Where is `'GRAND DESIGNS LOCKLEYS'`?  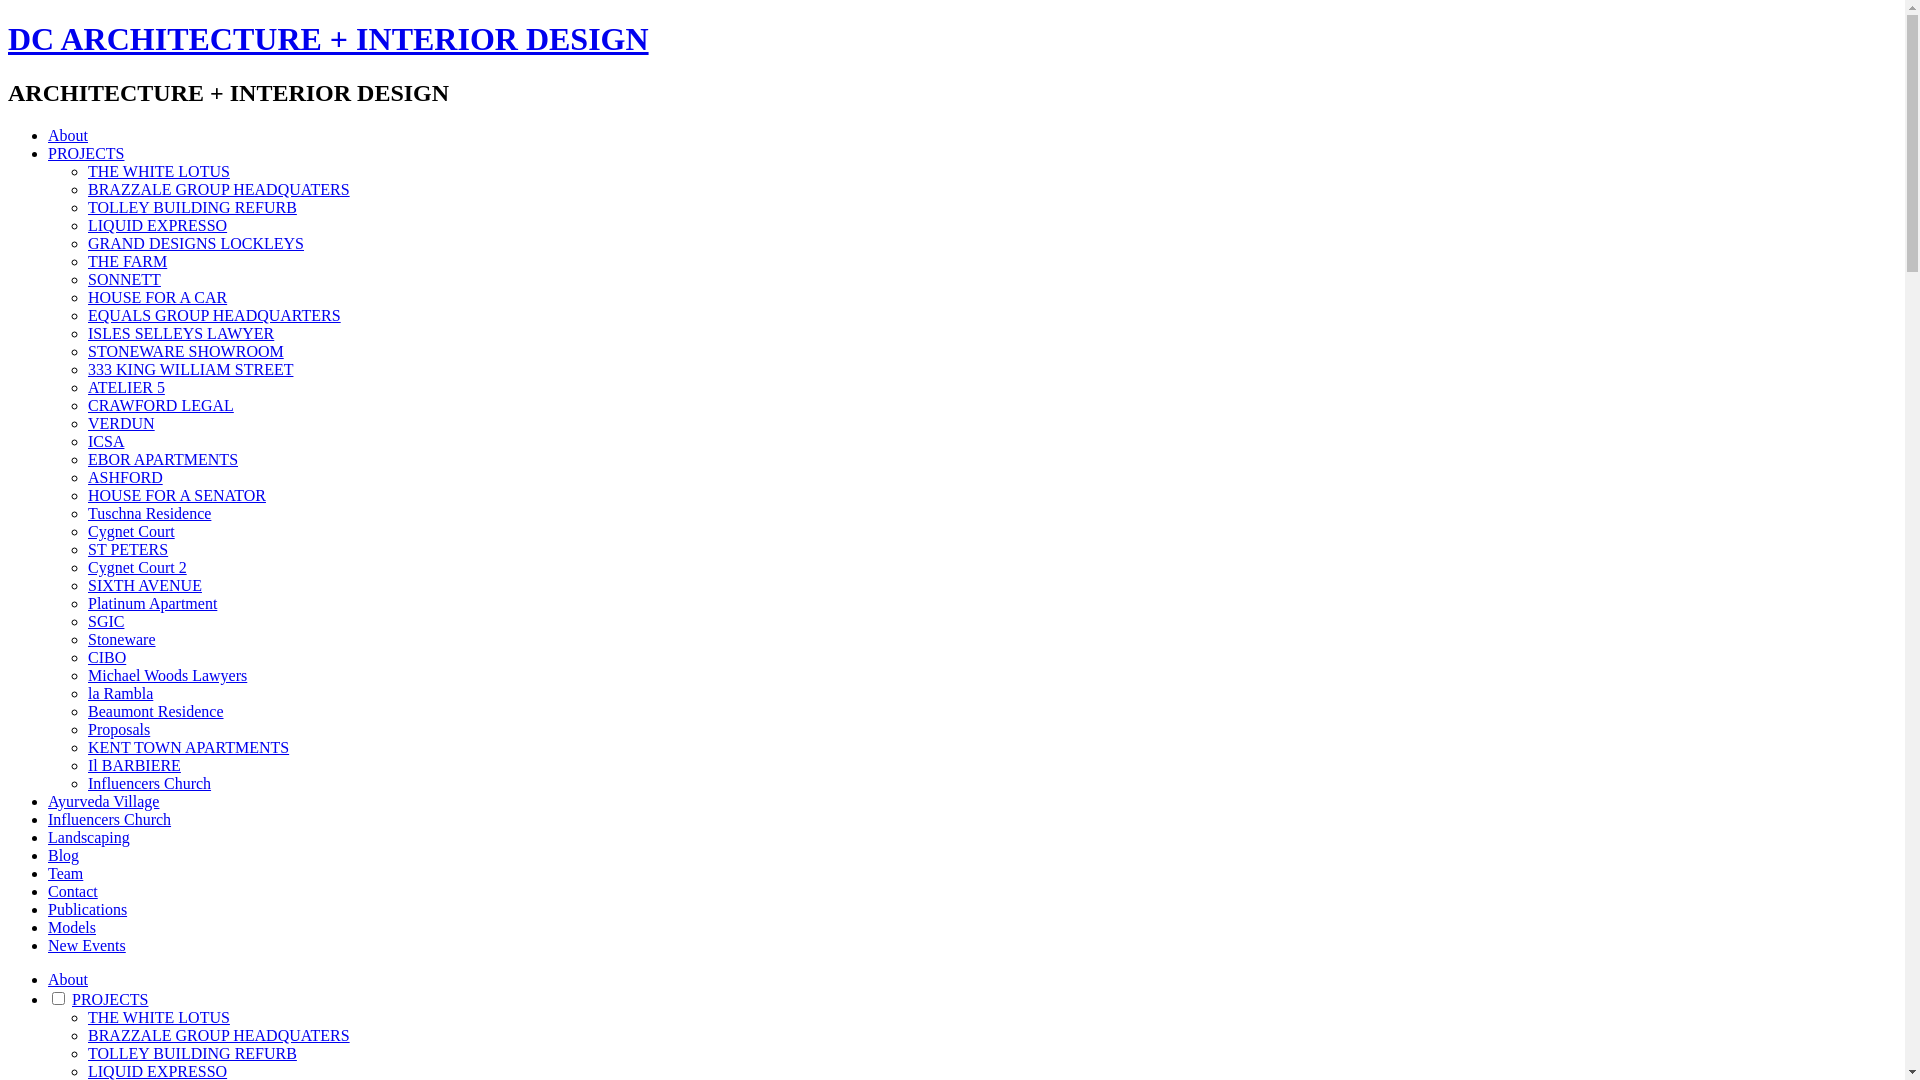 'GRAND DESIGNS LOCKLEYS' is located at coordinates (196, 242).